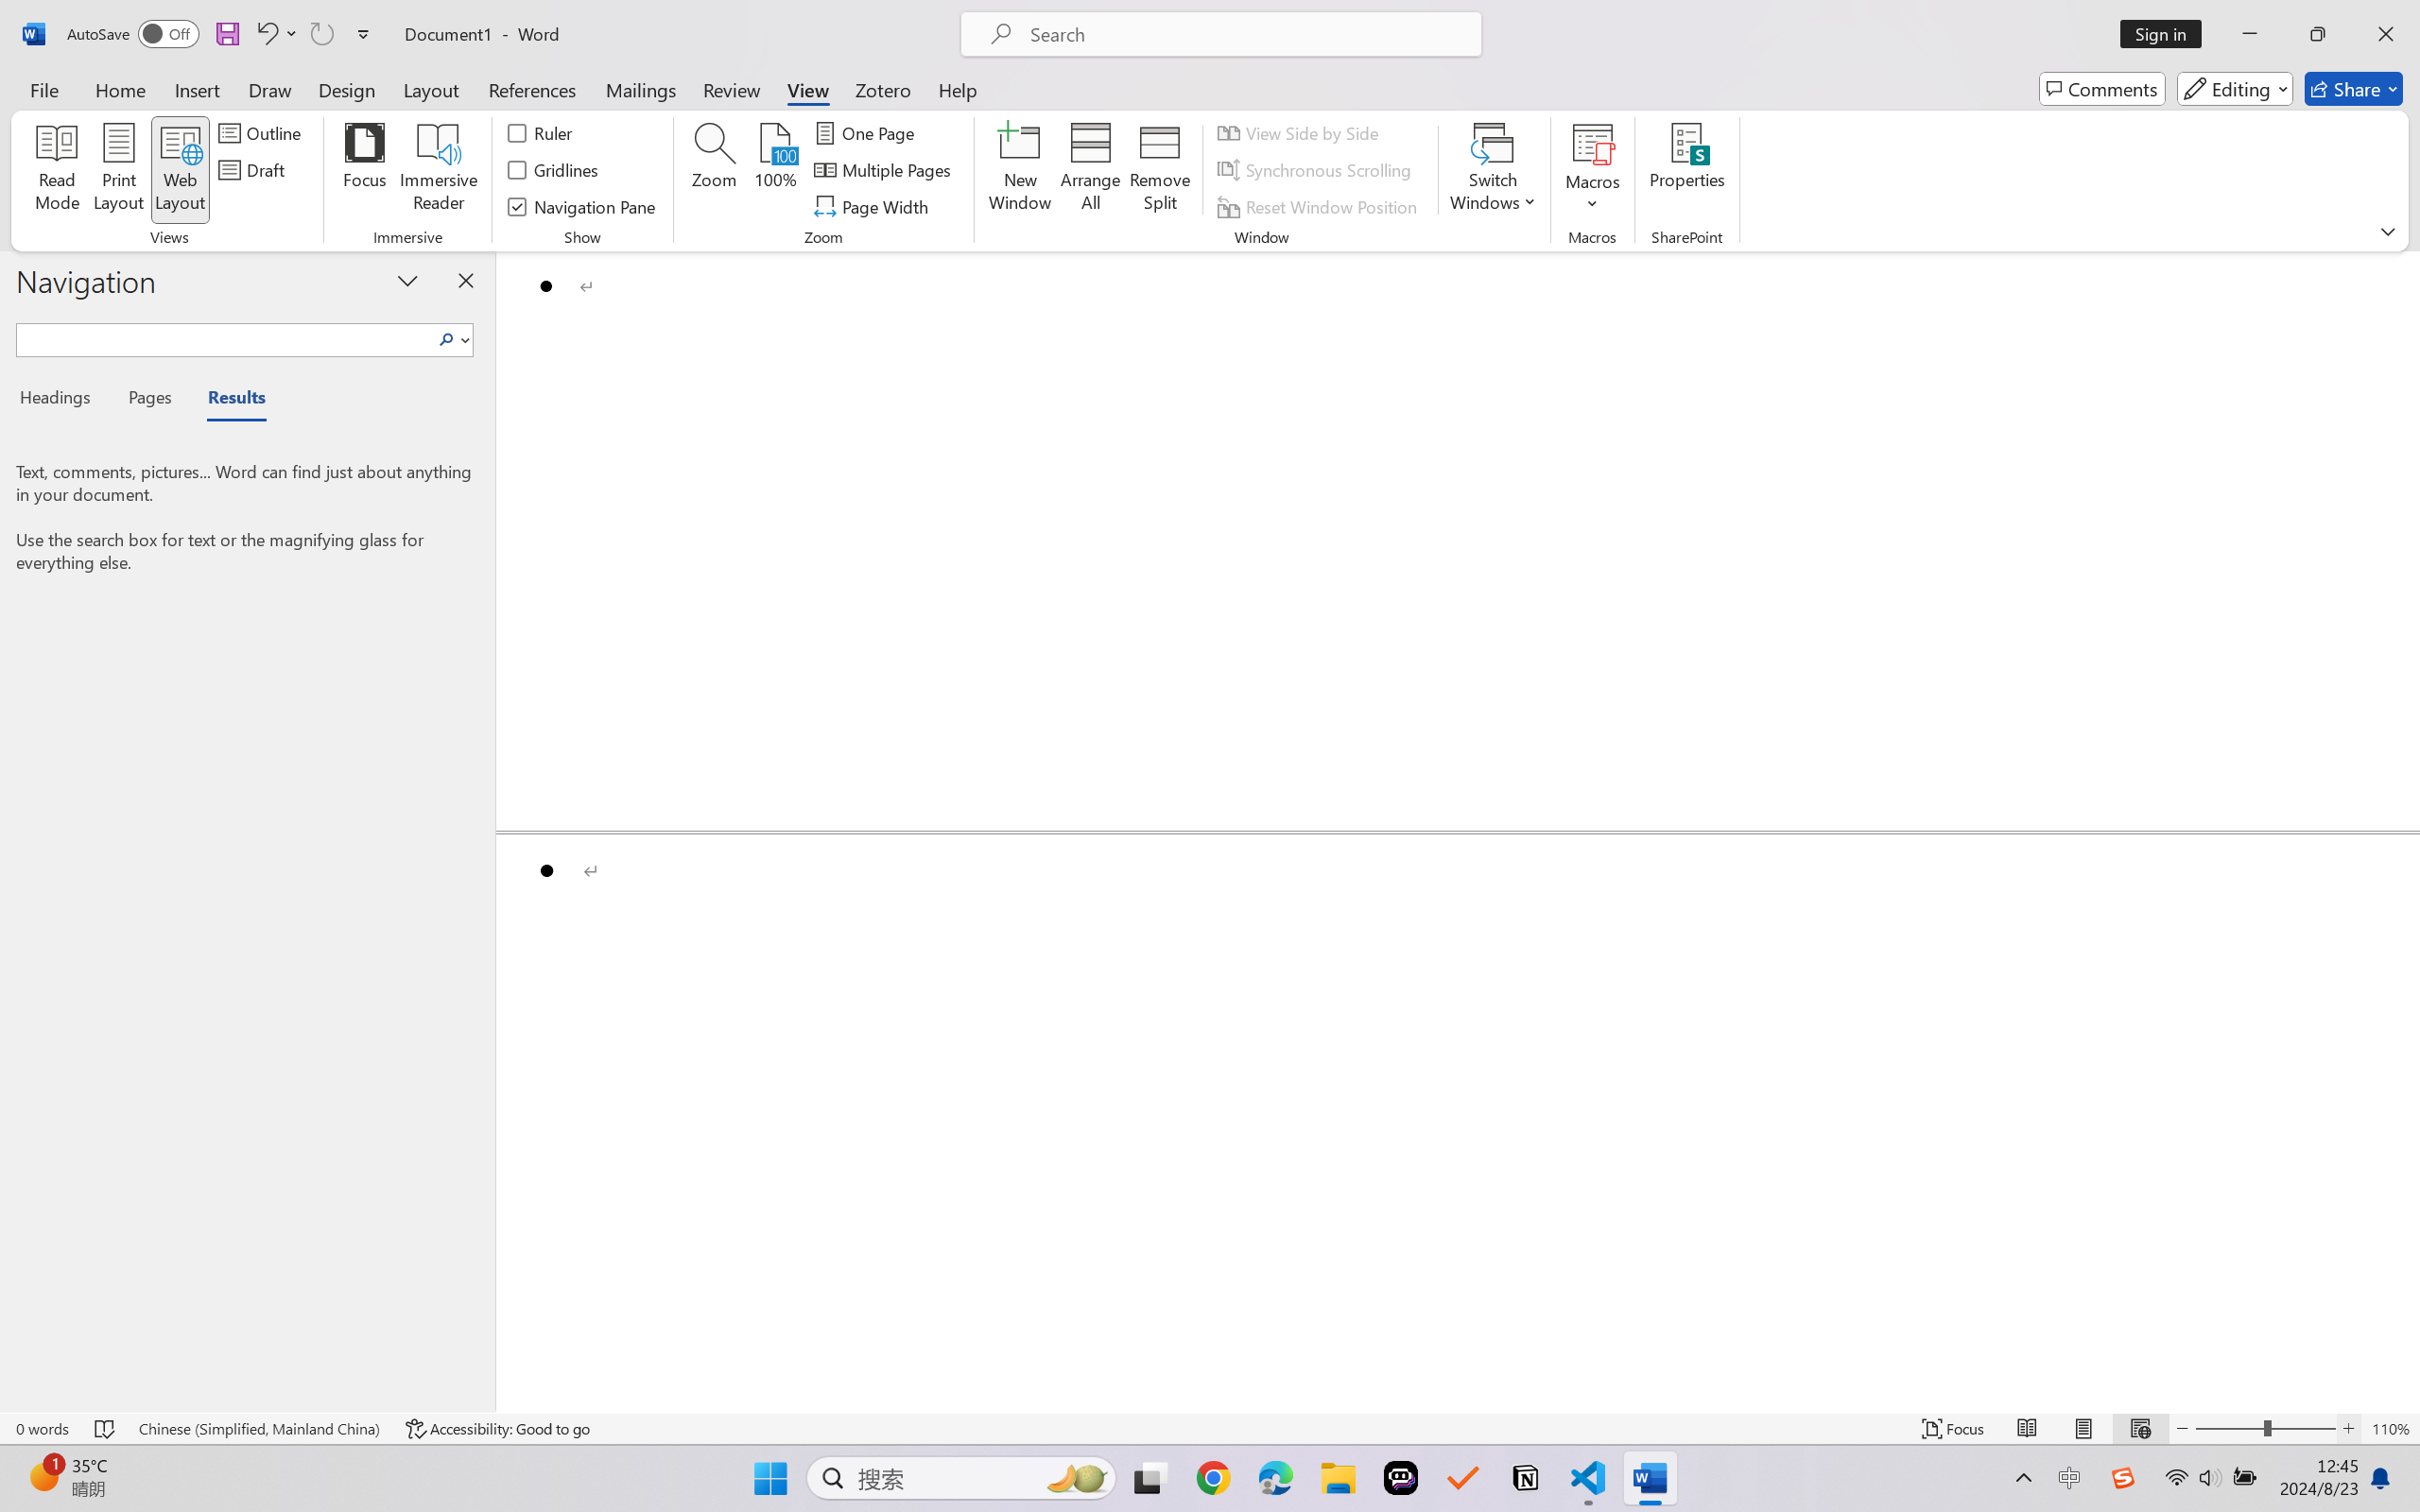 This screenshot has height=1512, width=2420. I want to click on 'Arrange All', so click(1089, 170).